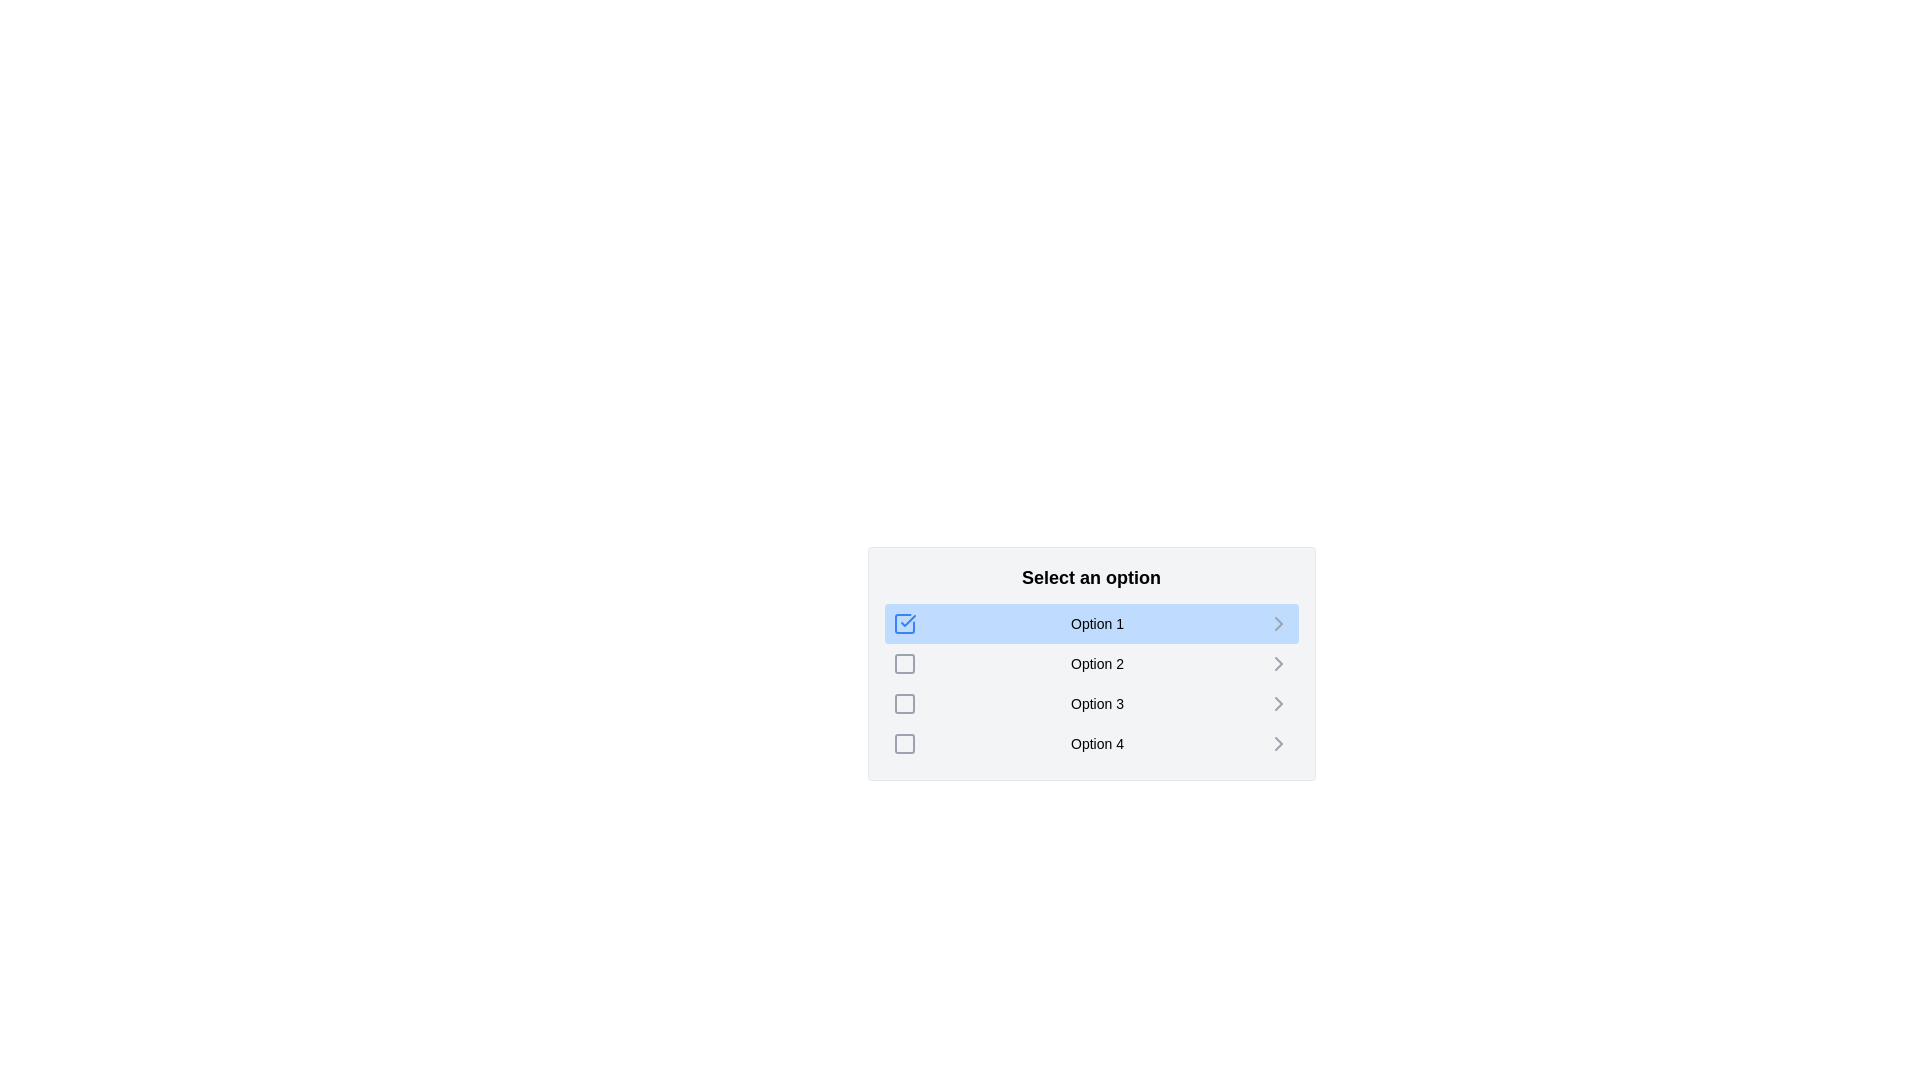 The image size is (1920, 1080). I want to click on the checked state of the checkbox icon located on the left side of 'Option 1' in the selectable list, so click(903, 623).